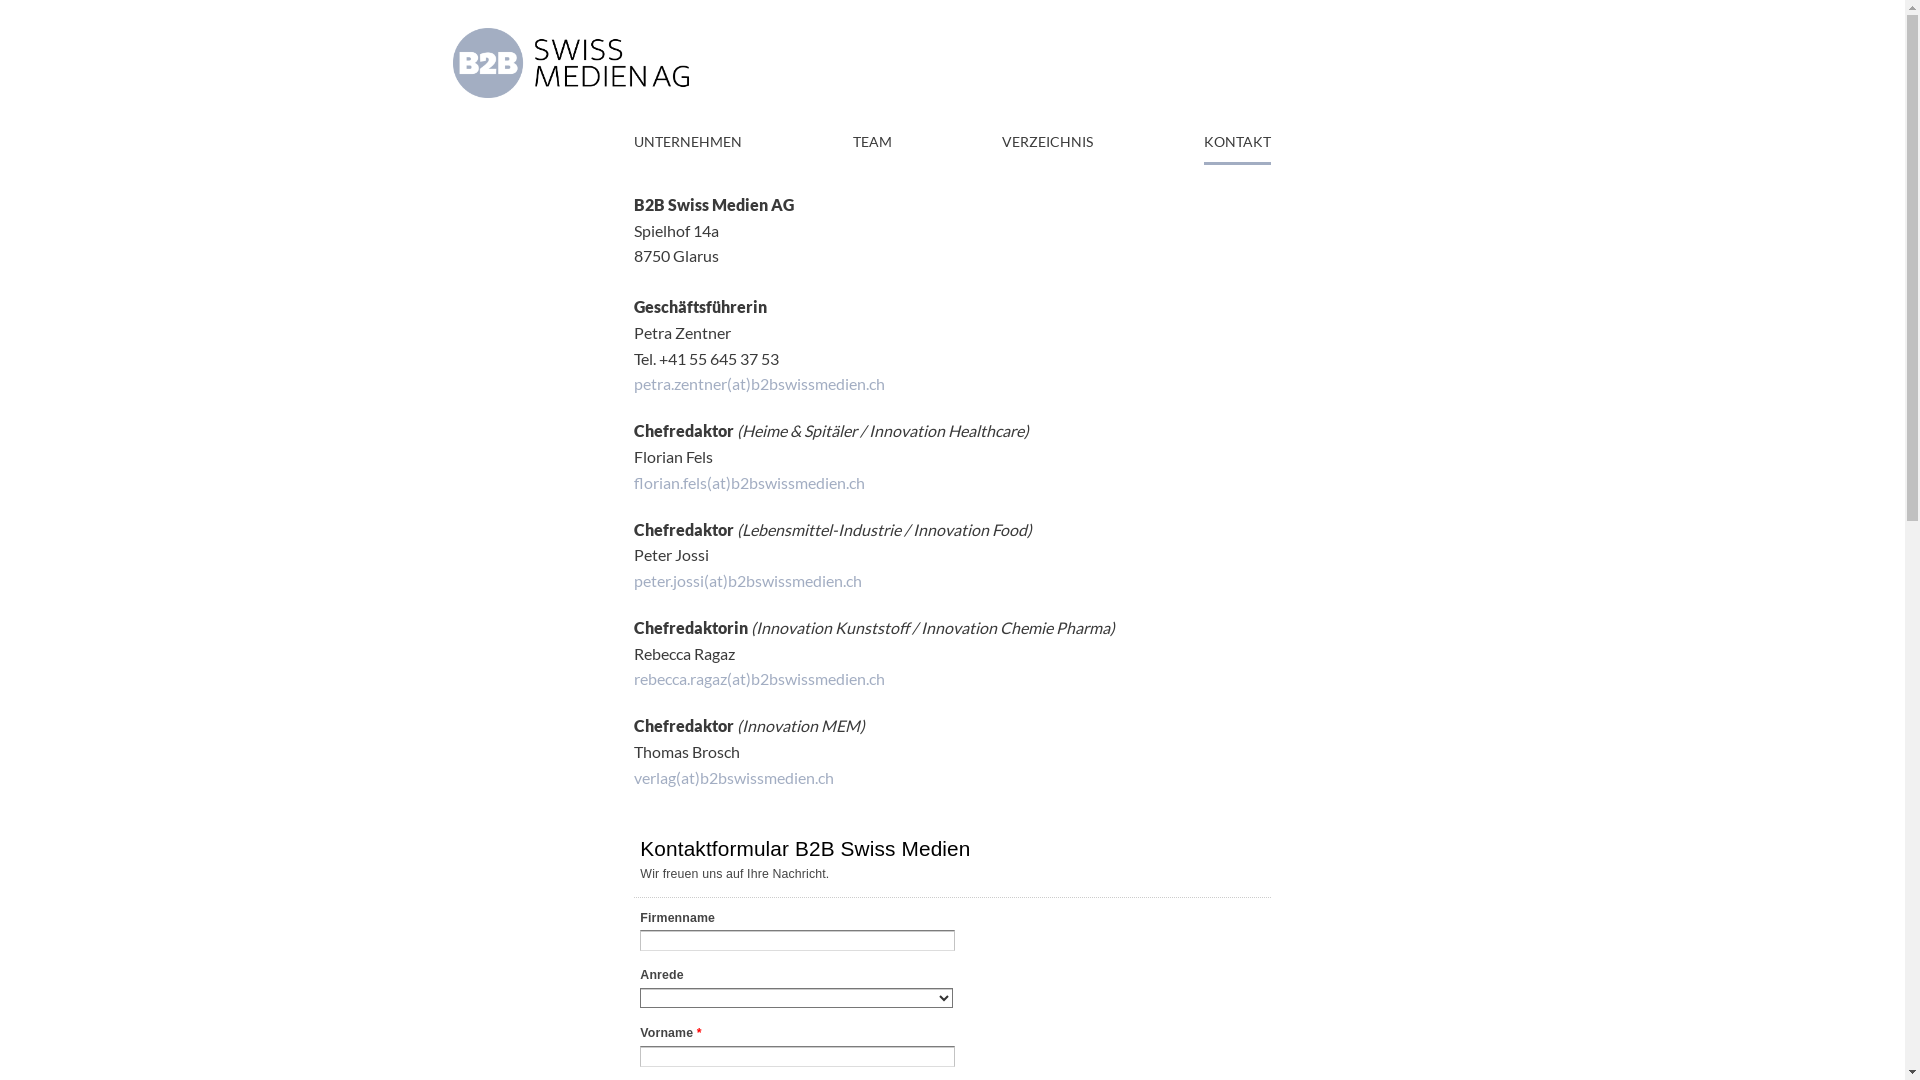  Describe the element at coordinates (632, 580) in the screenshot. I see `'peter.jossi(at)b2bswissmedien.ch'` at that location.